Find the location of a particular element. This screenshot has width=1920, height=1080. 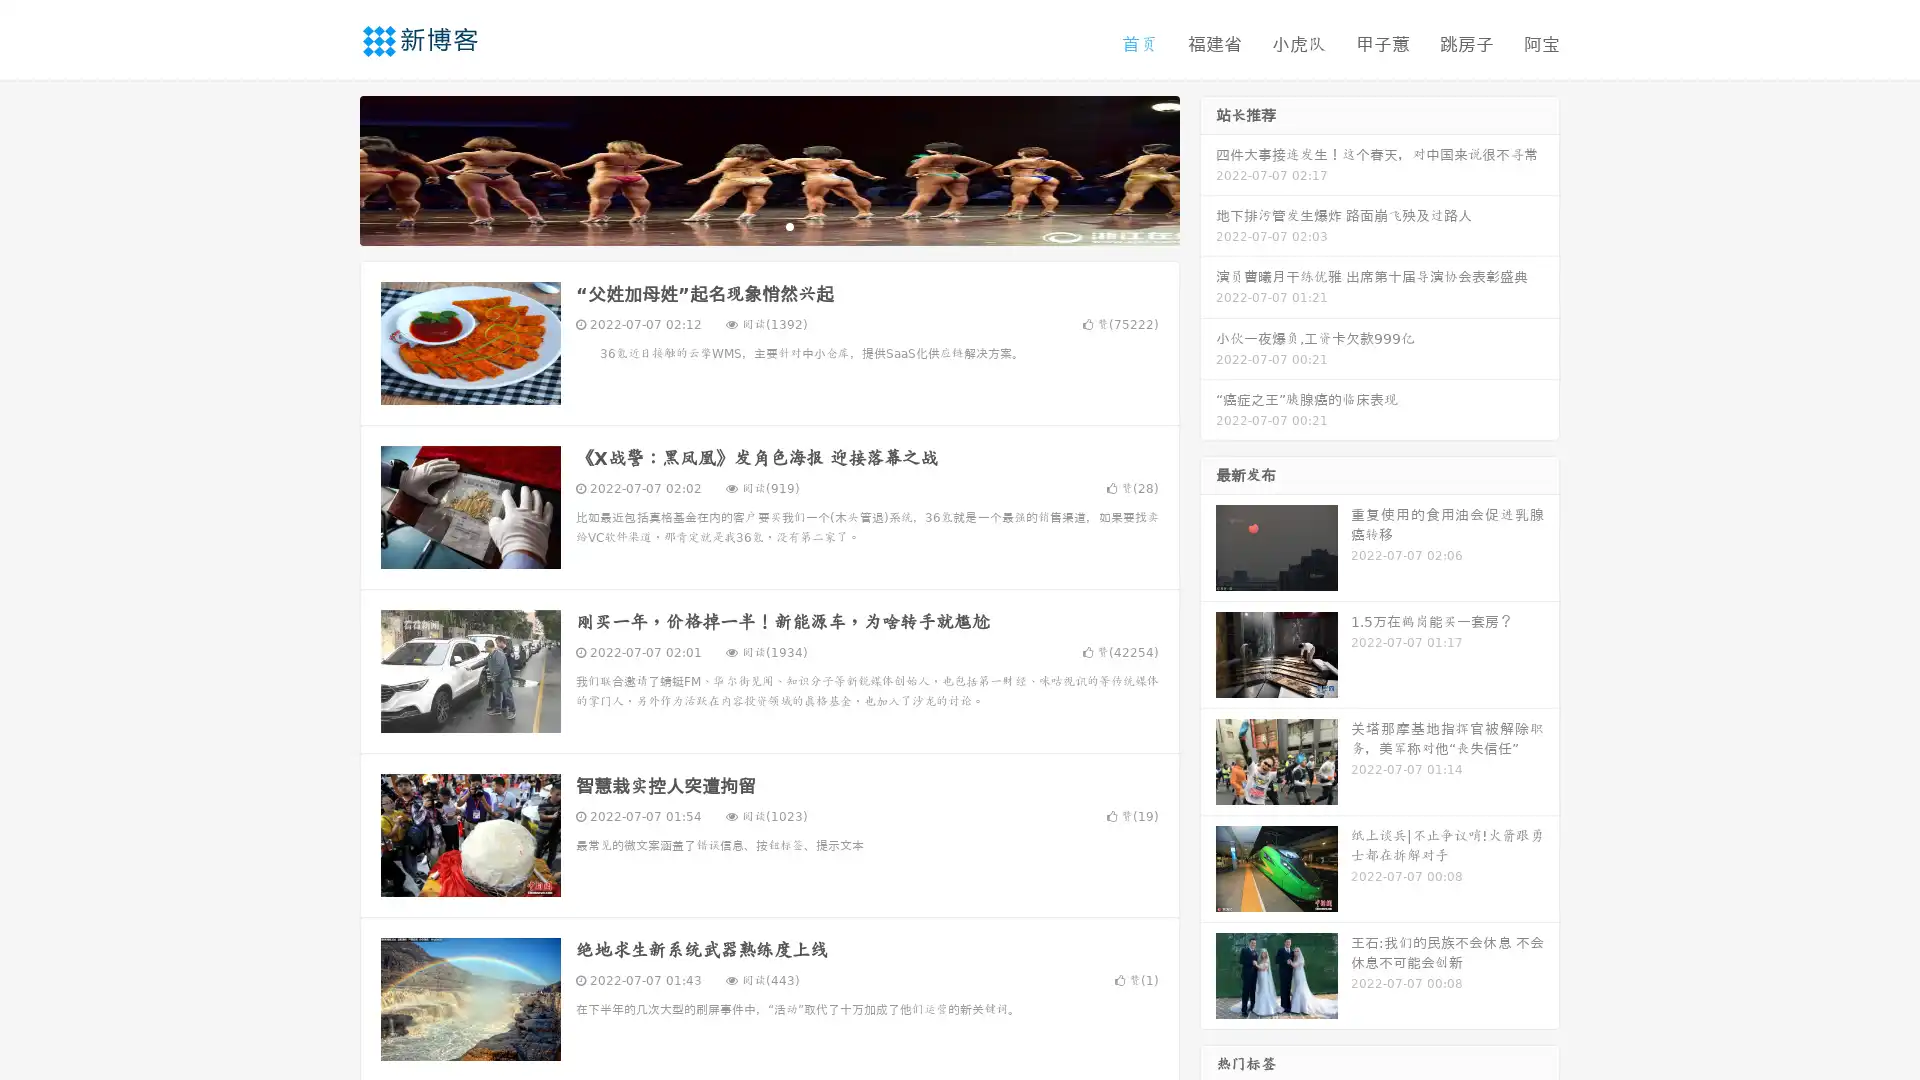

Go to slide 2 is located at coordinates (768, 225).